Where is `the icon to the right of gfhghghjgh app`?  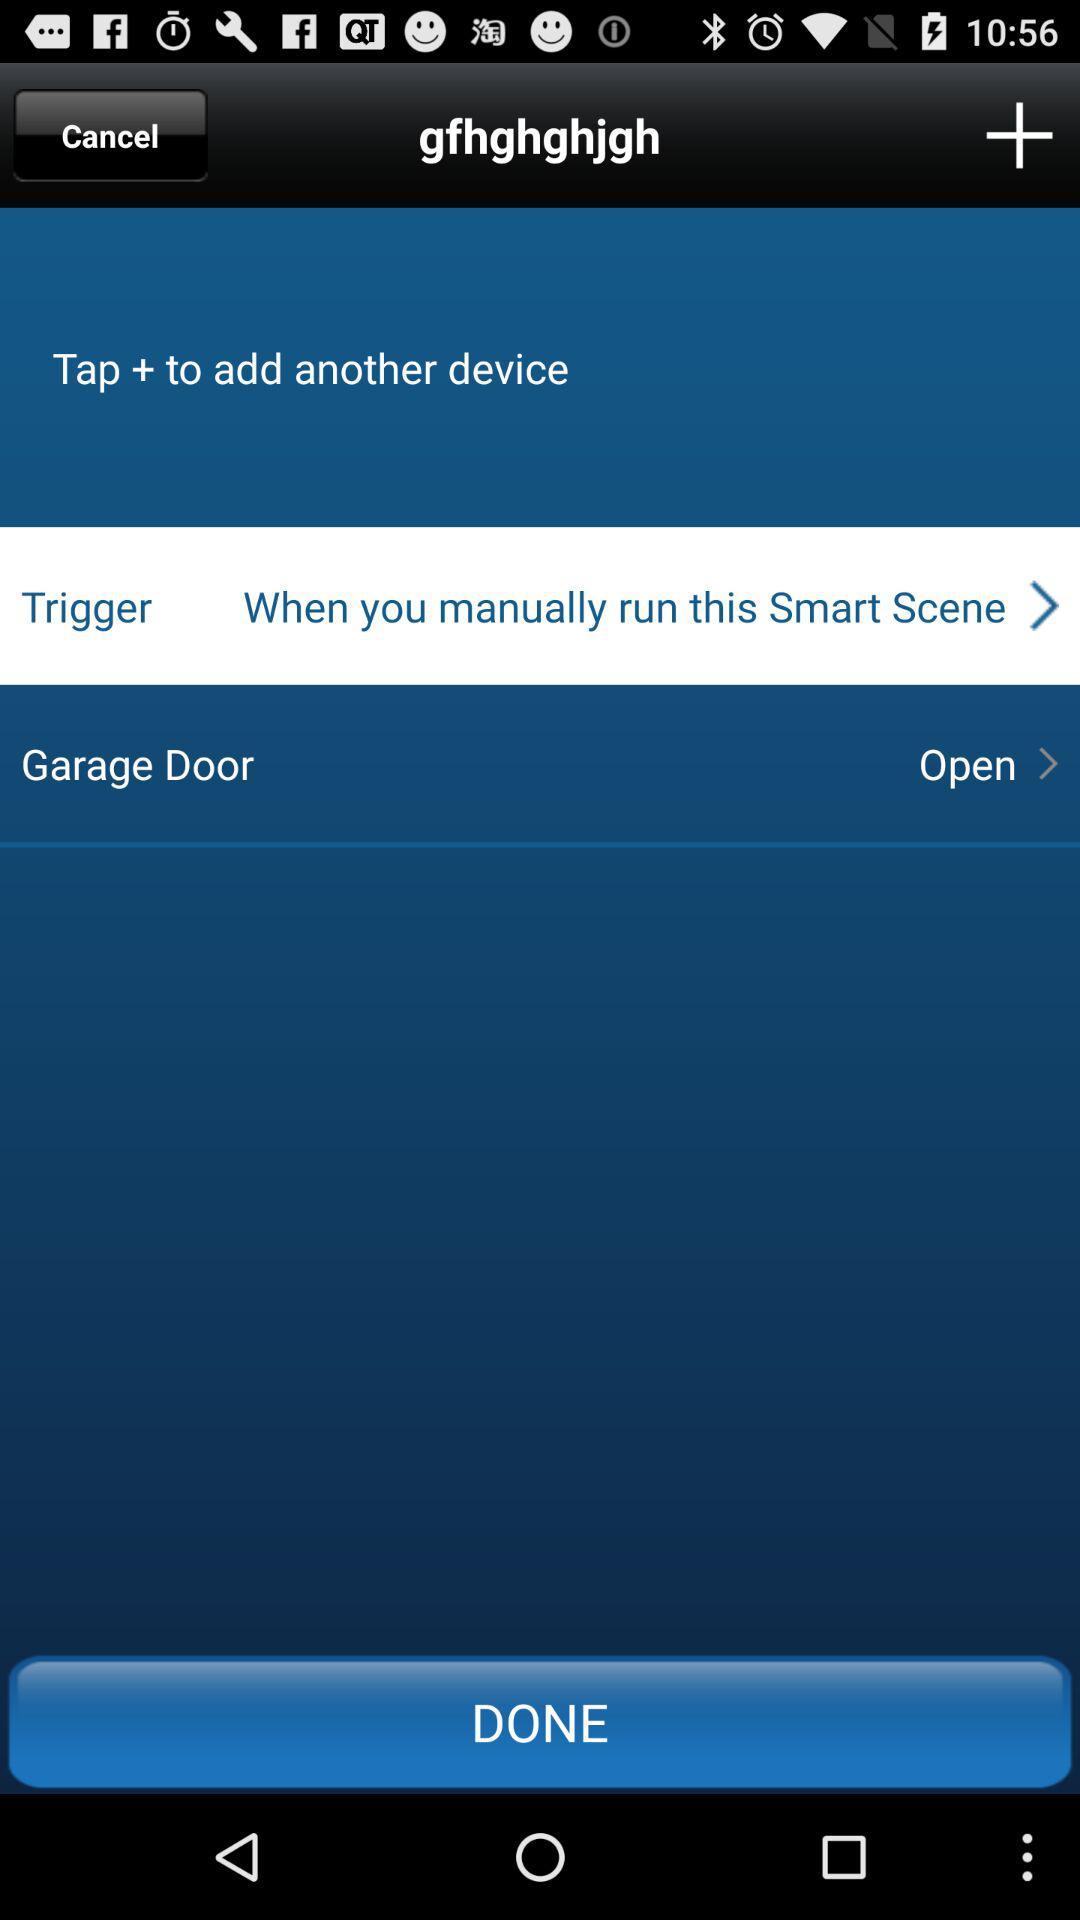 the icon to the right of gfhghghjgh app is located at coordinates (1019, 134).